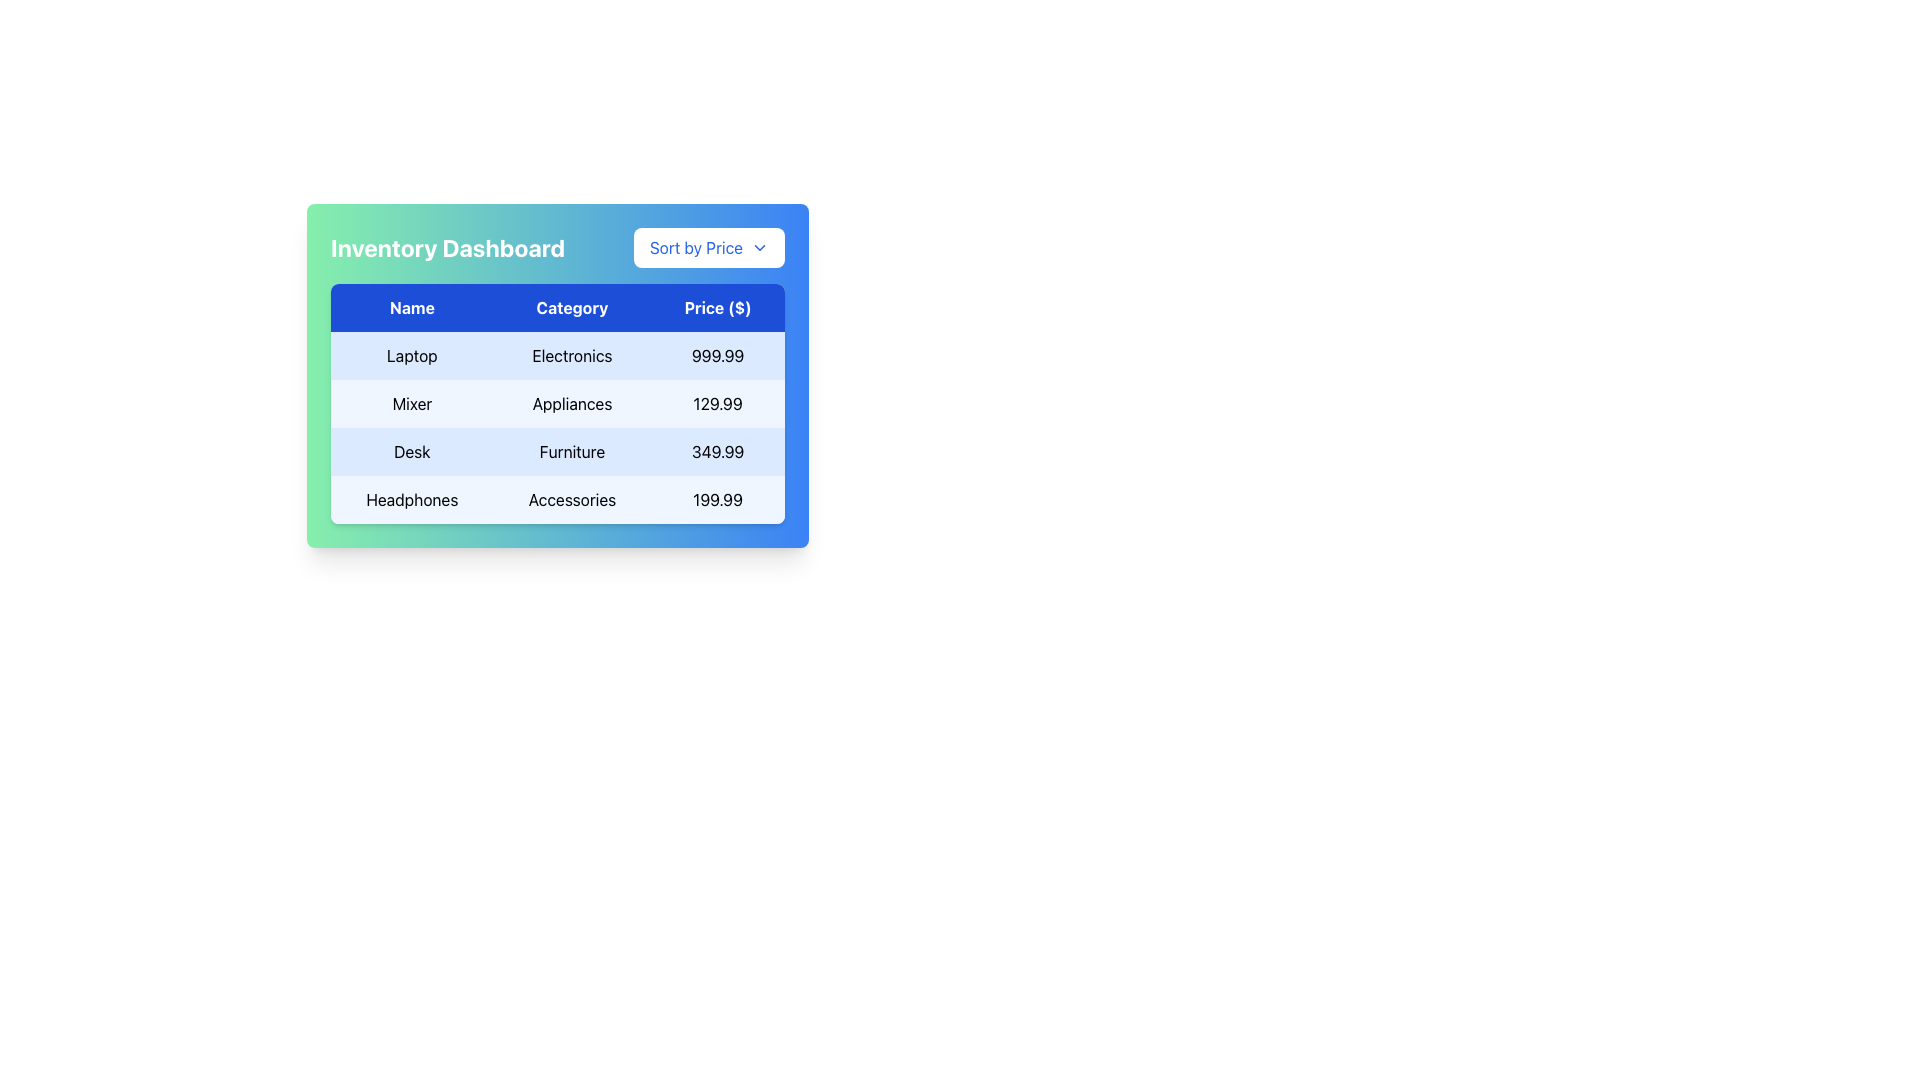  I want to click on the second row in the table containing 'Mixer', 'Appliances', and '129.99', which has a light blue alternating background, so click(557, 404).